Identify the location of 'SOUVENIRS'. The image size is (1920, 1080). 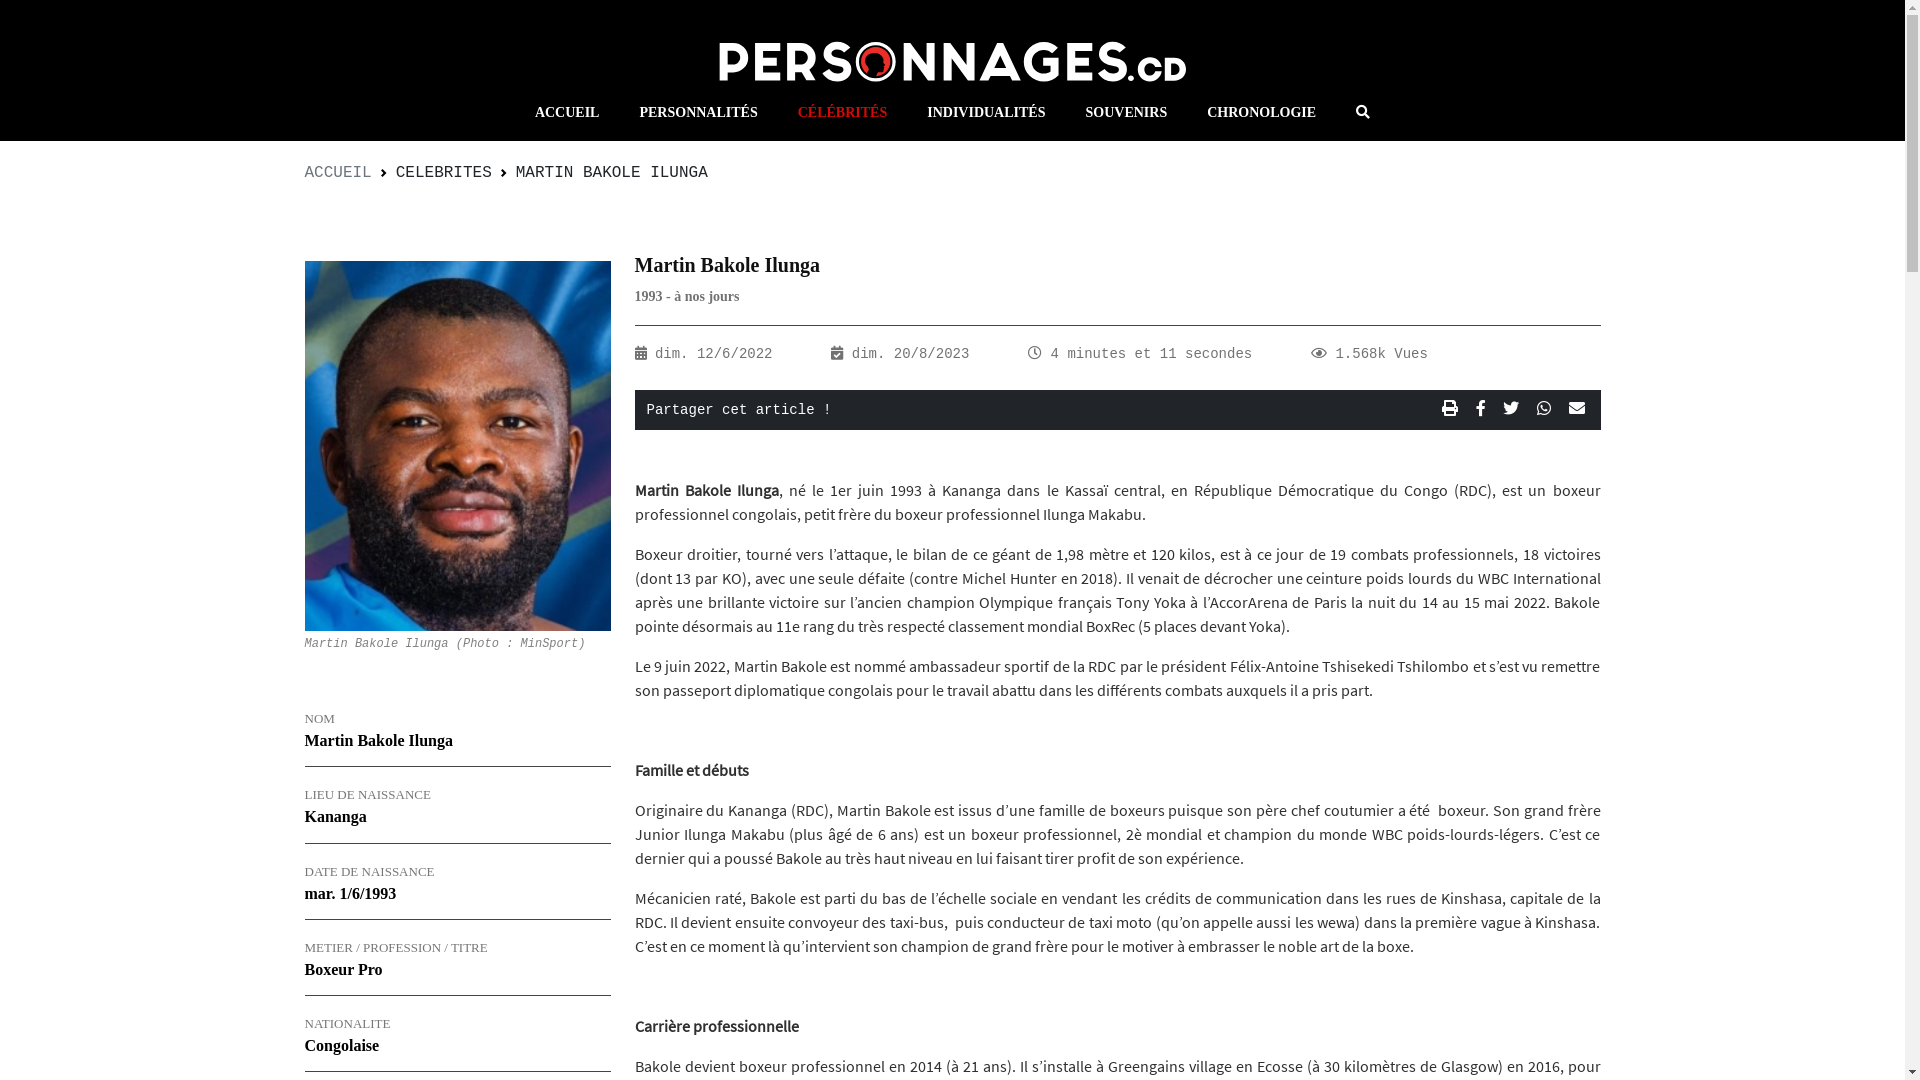
(1126, 112).